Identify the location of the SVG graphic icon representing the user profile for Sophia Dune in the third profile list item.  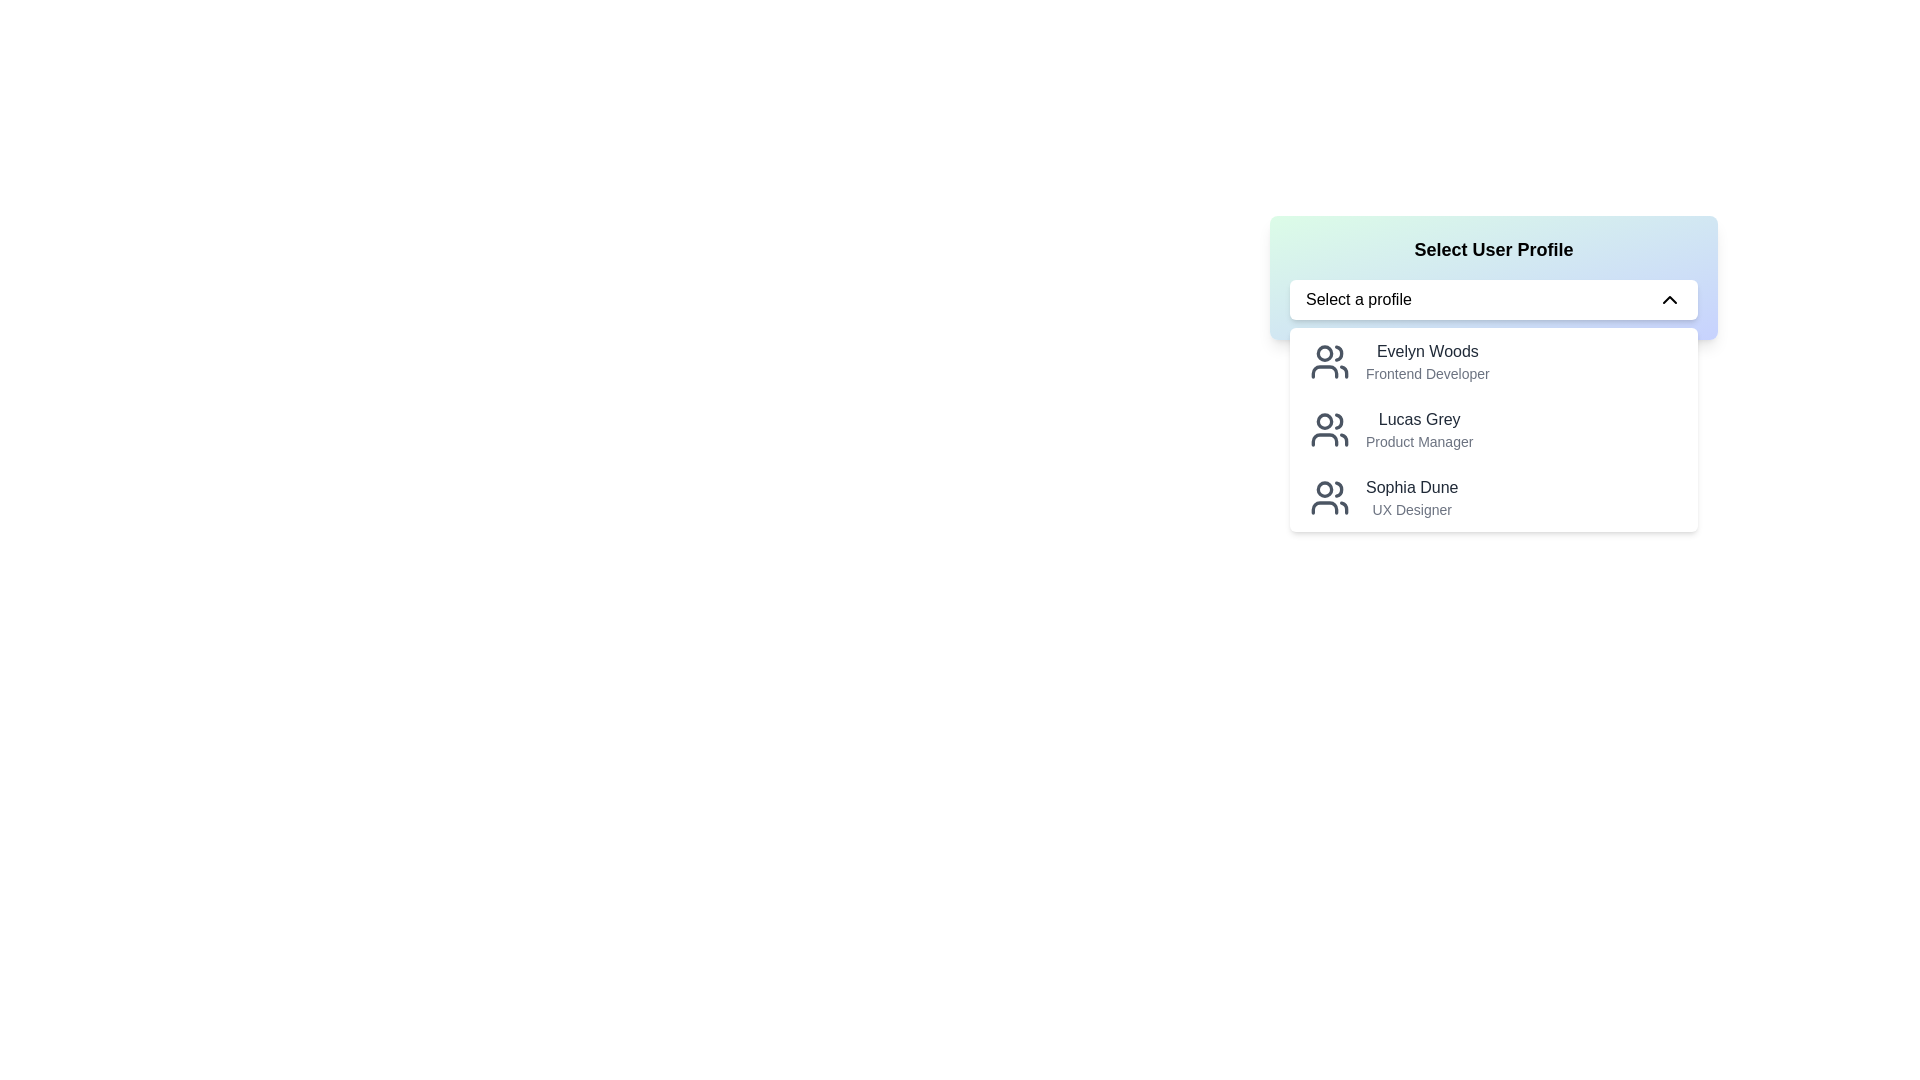
(1329, 496).